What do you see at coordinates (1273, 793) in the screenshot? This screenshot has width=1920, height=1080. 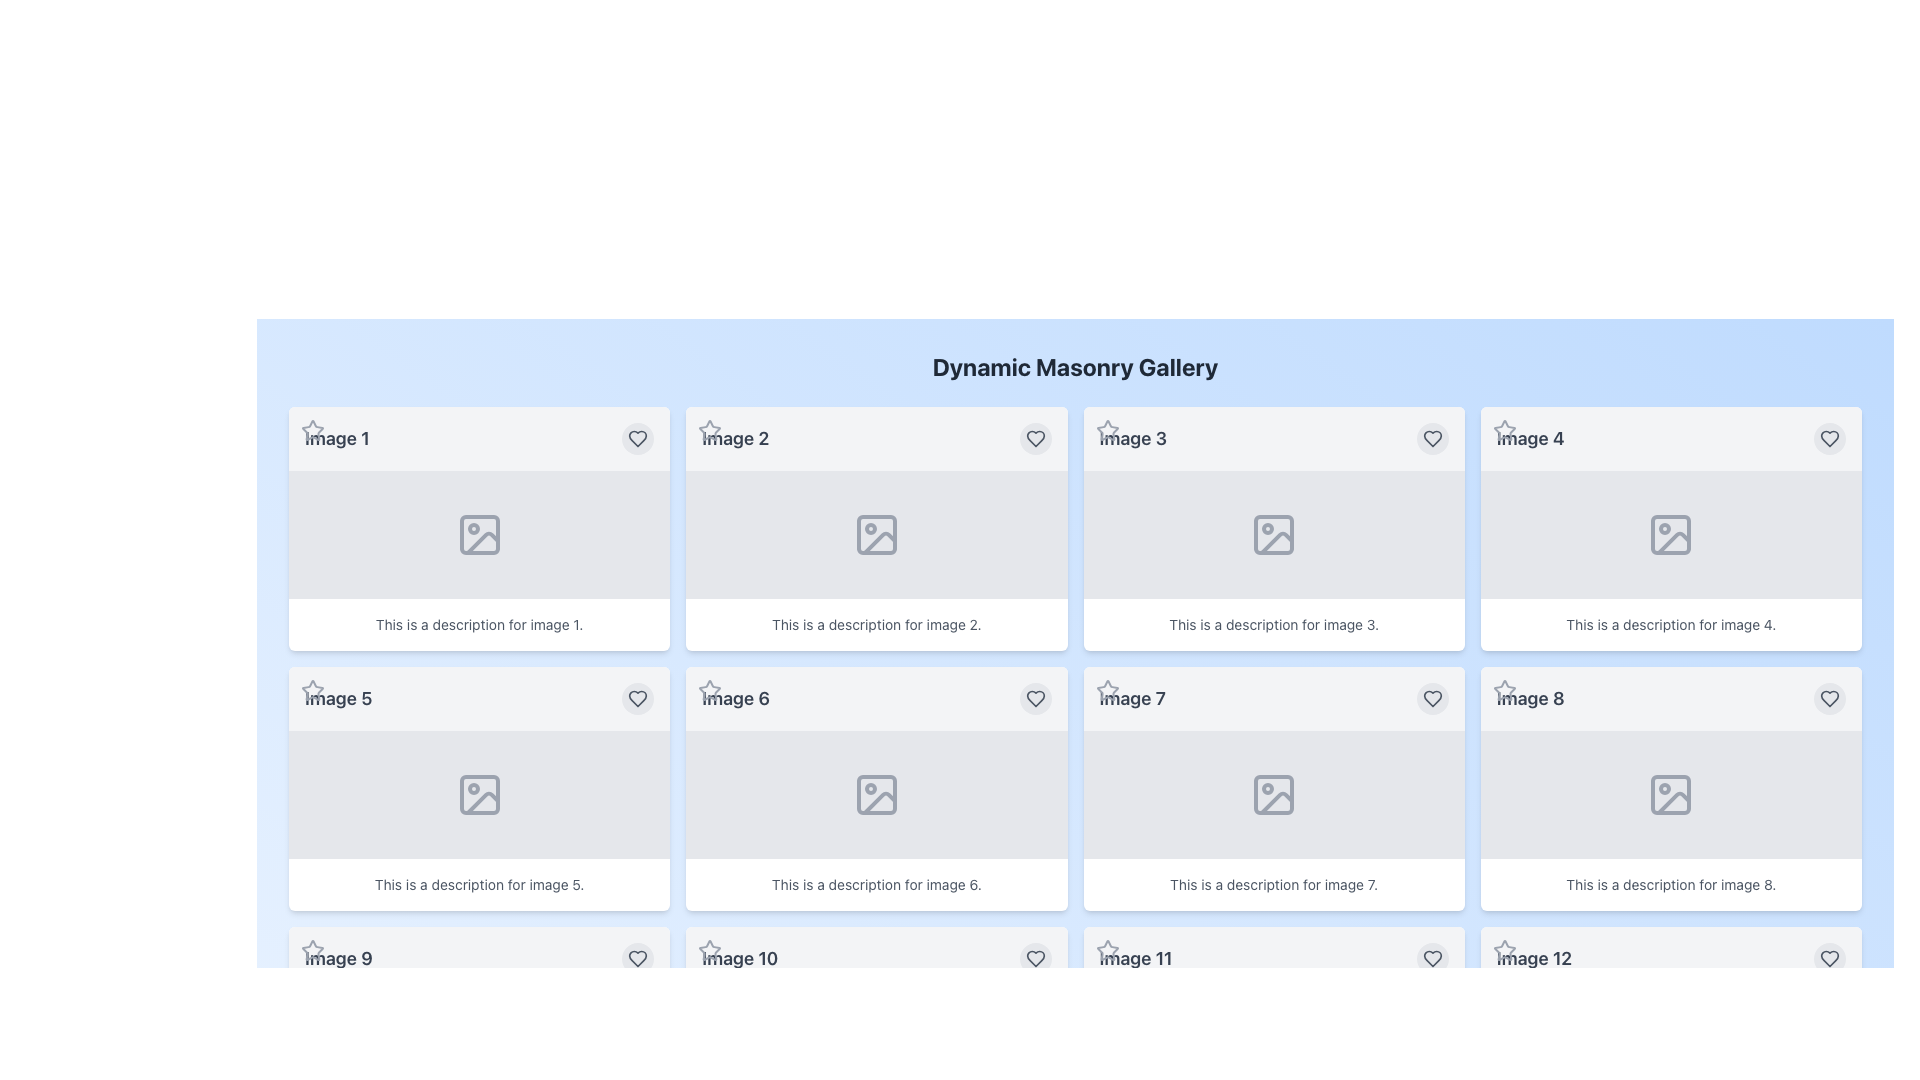 I see `the image placeholder icon located in the seventh card of a 4x3 grid layout` at bounding box center [1273, 793].